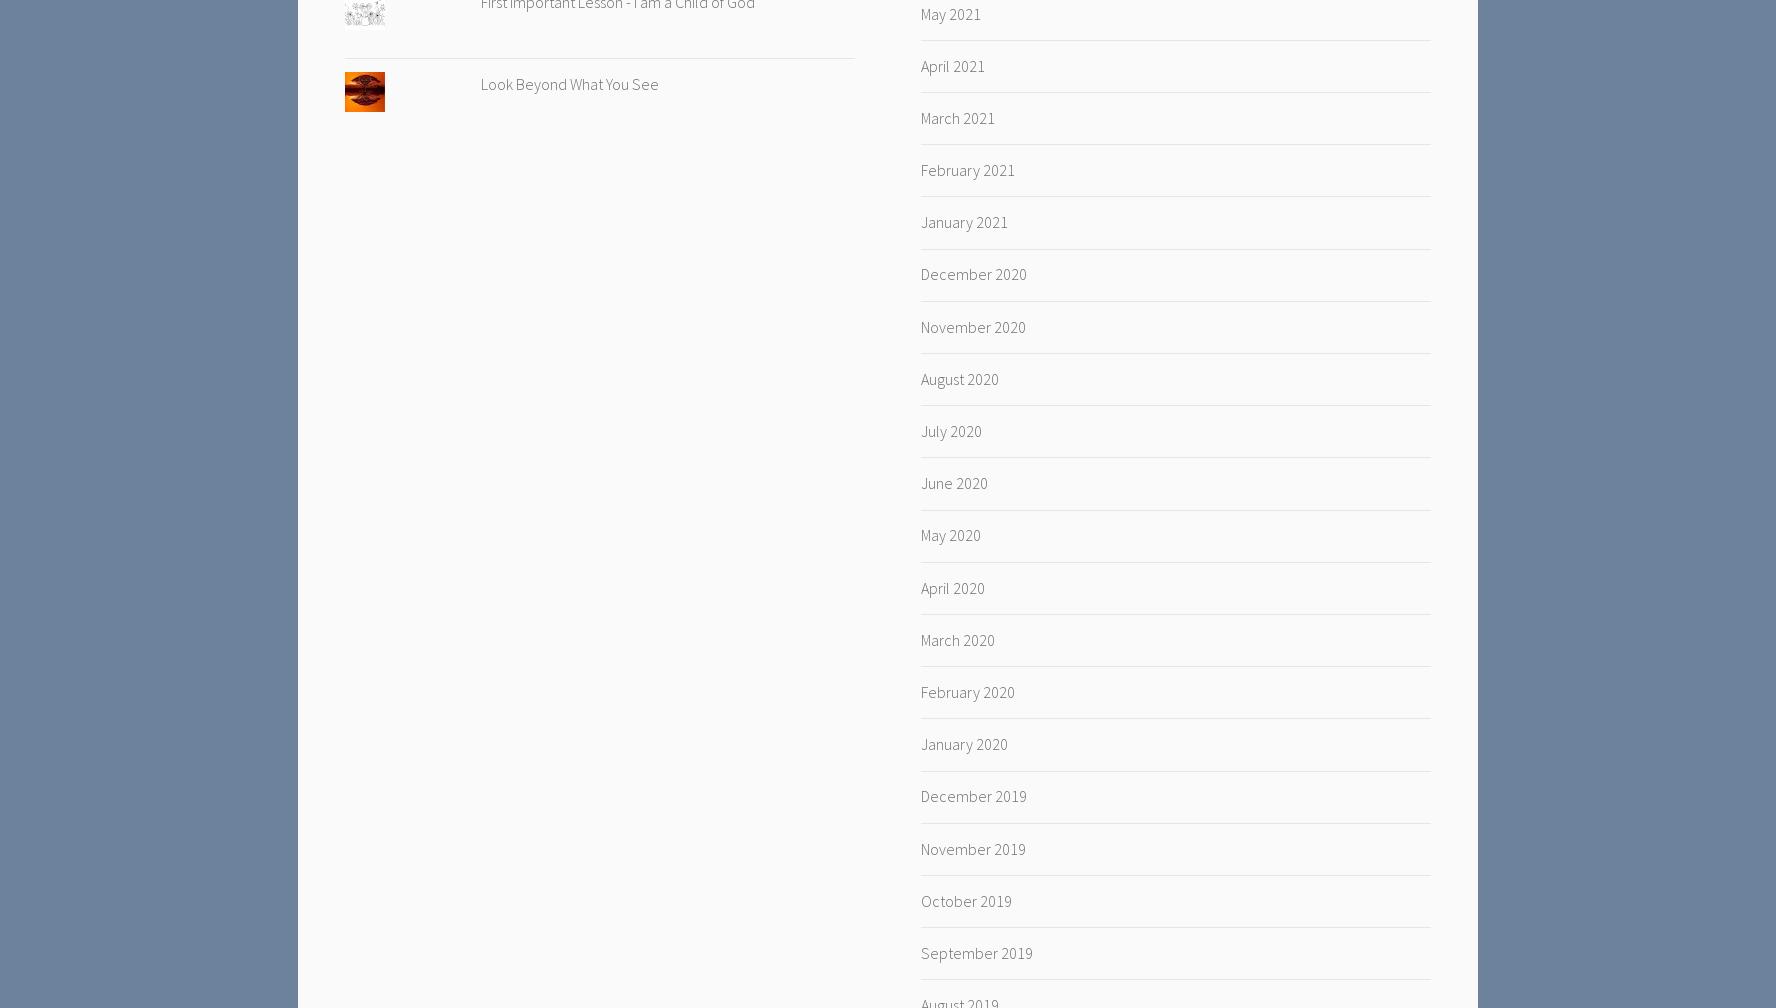 This screenshot has width=1776, height=1008. What do you see at coordinates (973, 273) in the screenshot?
I see `'December 2020'` at bounding box center [973, 273].